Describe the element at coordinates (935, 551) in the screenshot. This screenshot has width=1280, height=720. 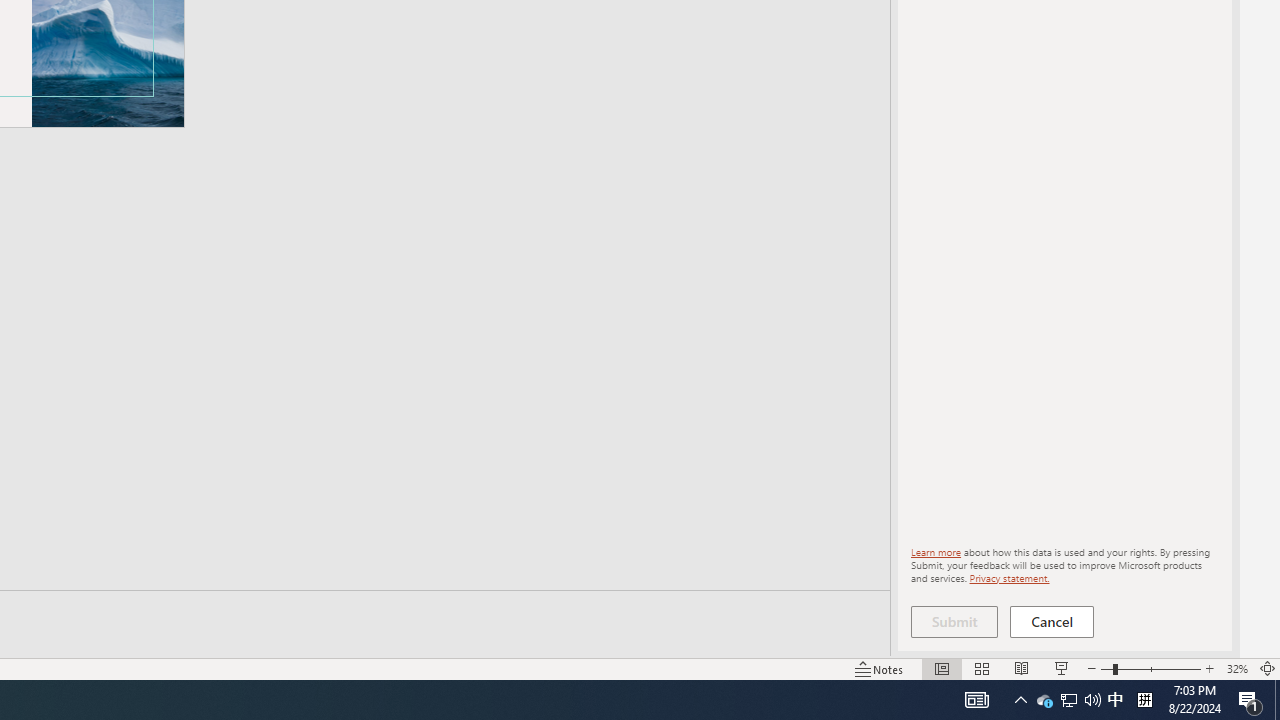
I see `'Learn more'` at that location.